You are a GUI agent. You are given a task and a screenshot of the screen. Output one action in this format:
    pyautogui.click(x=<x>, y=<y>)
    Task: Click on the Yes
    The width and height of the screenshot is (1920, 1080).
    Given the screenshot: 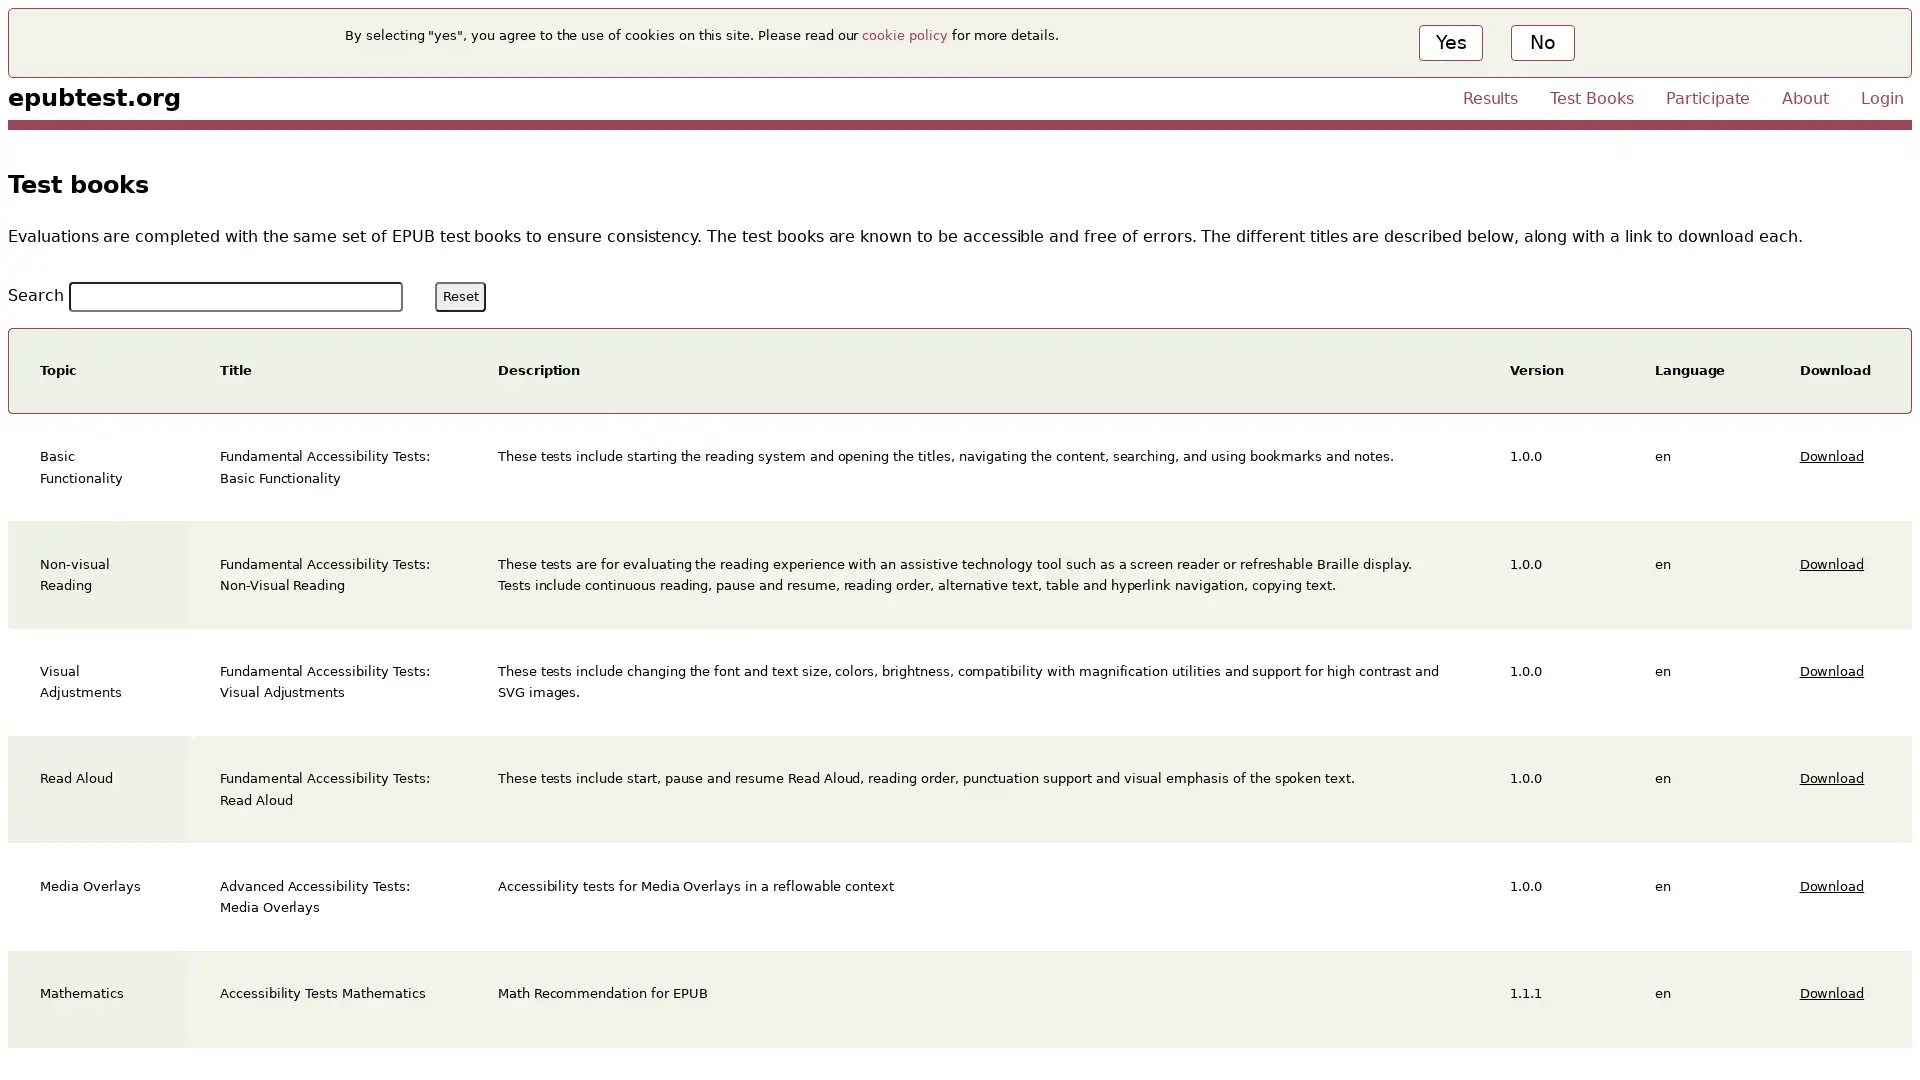 What is the action you would take?
    pyautogui.click(x=1450, y=42)
    